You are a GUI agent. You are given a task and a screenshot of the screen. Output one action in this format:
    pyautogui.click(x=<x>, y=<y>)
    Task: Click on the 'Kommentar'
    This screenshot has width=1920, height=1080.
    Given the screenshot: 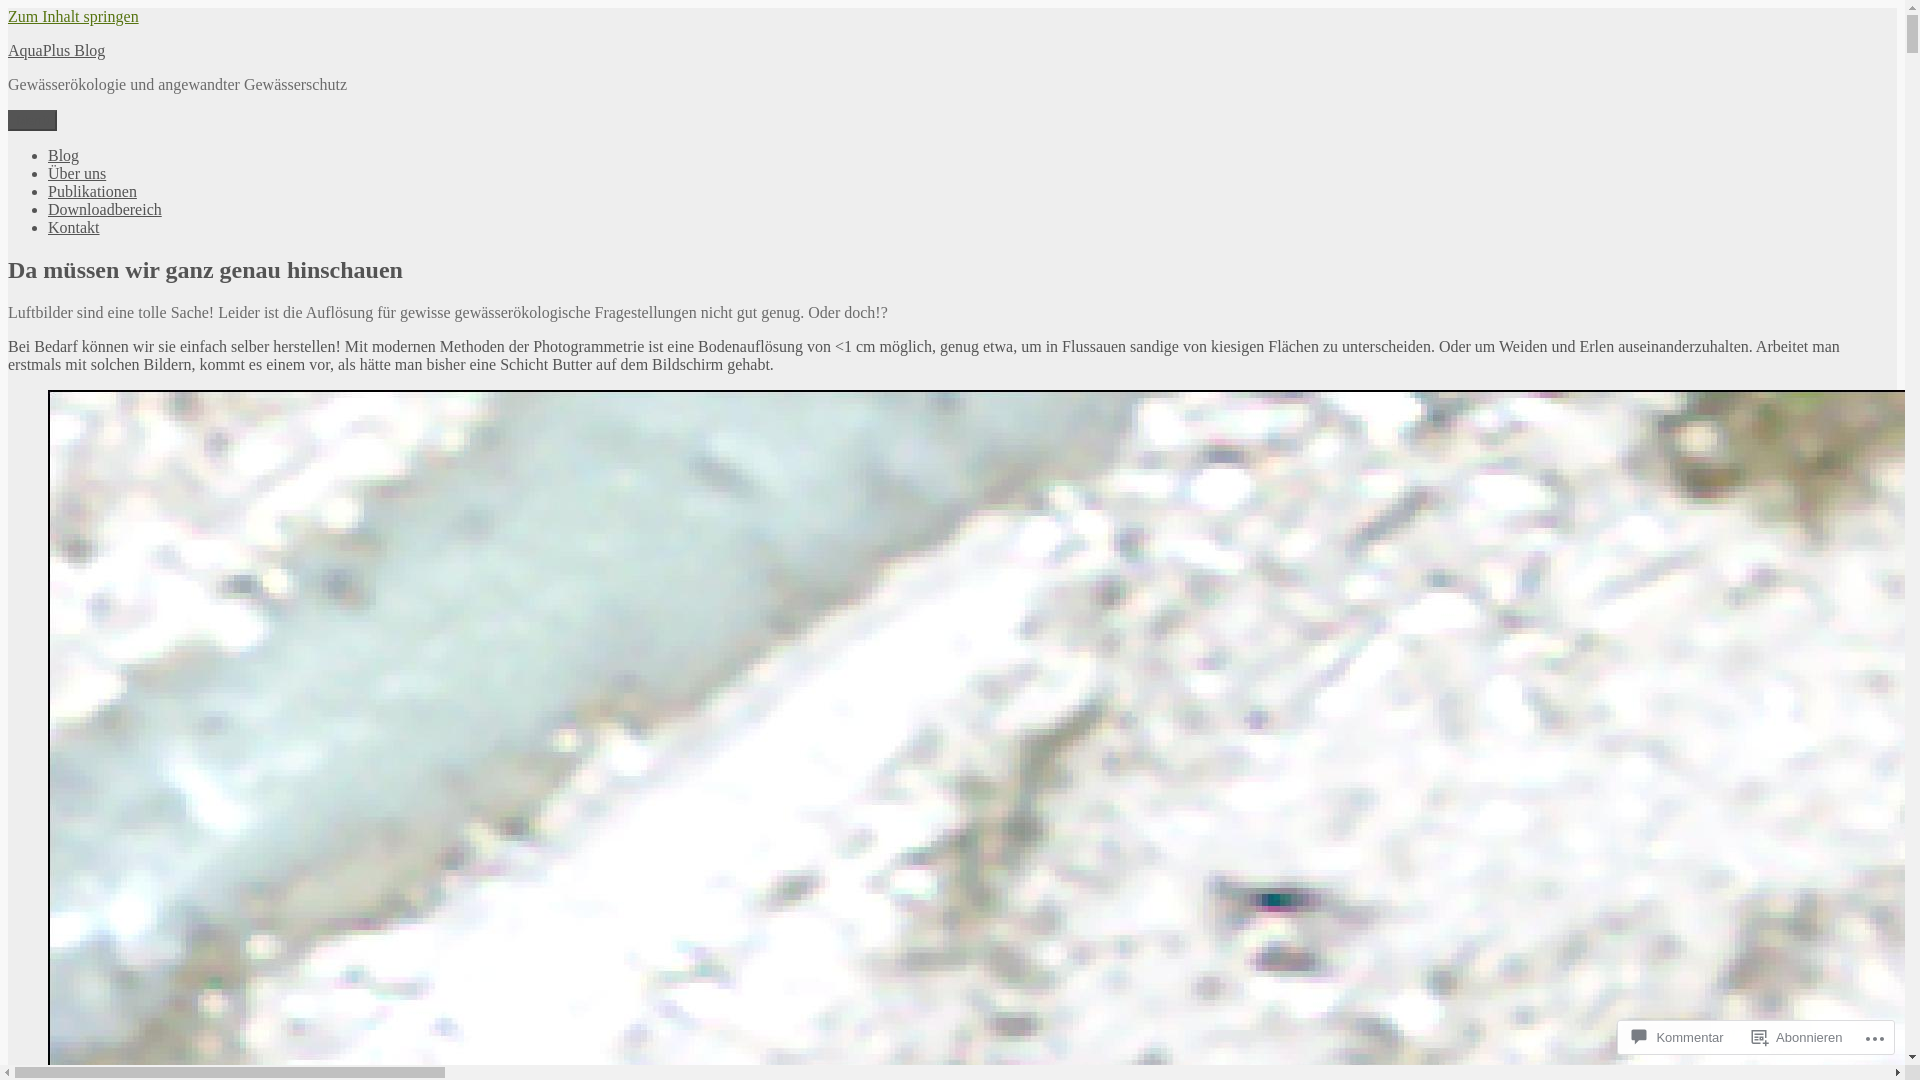 What is the action you would take?
    pyautogui.click(x=1677, y=1036)
    